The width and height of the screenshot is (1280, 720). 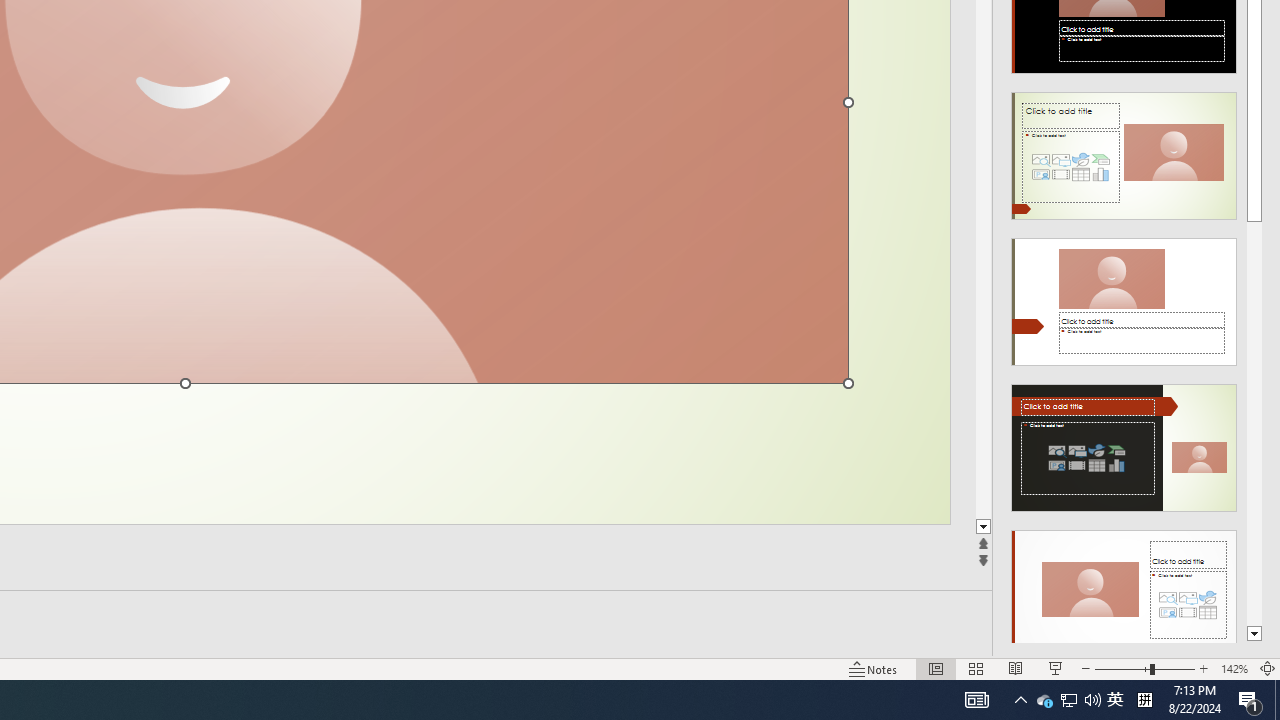 What do you see at coordinates (1233, 669) in the screenshot?
I see `'Zoom 142%'` at bounding box center [1233, 669].